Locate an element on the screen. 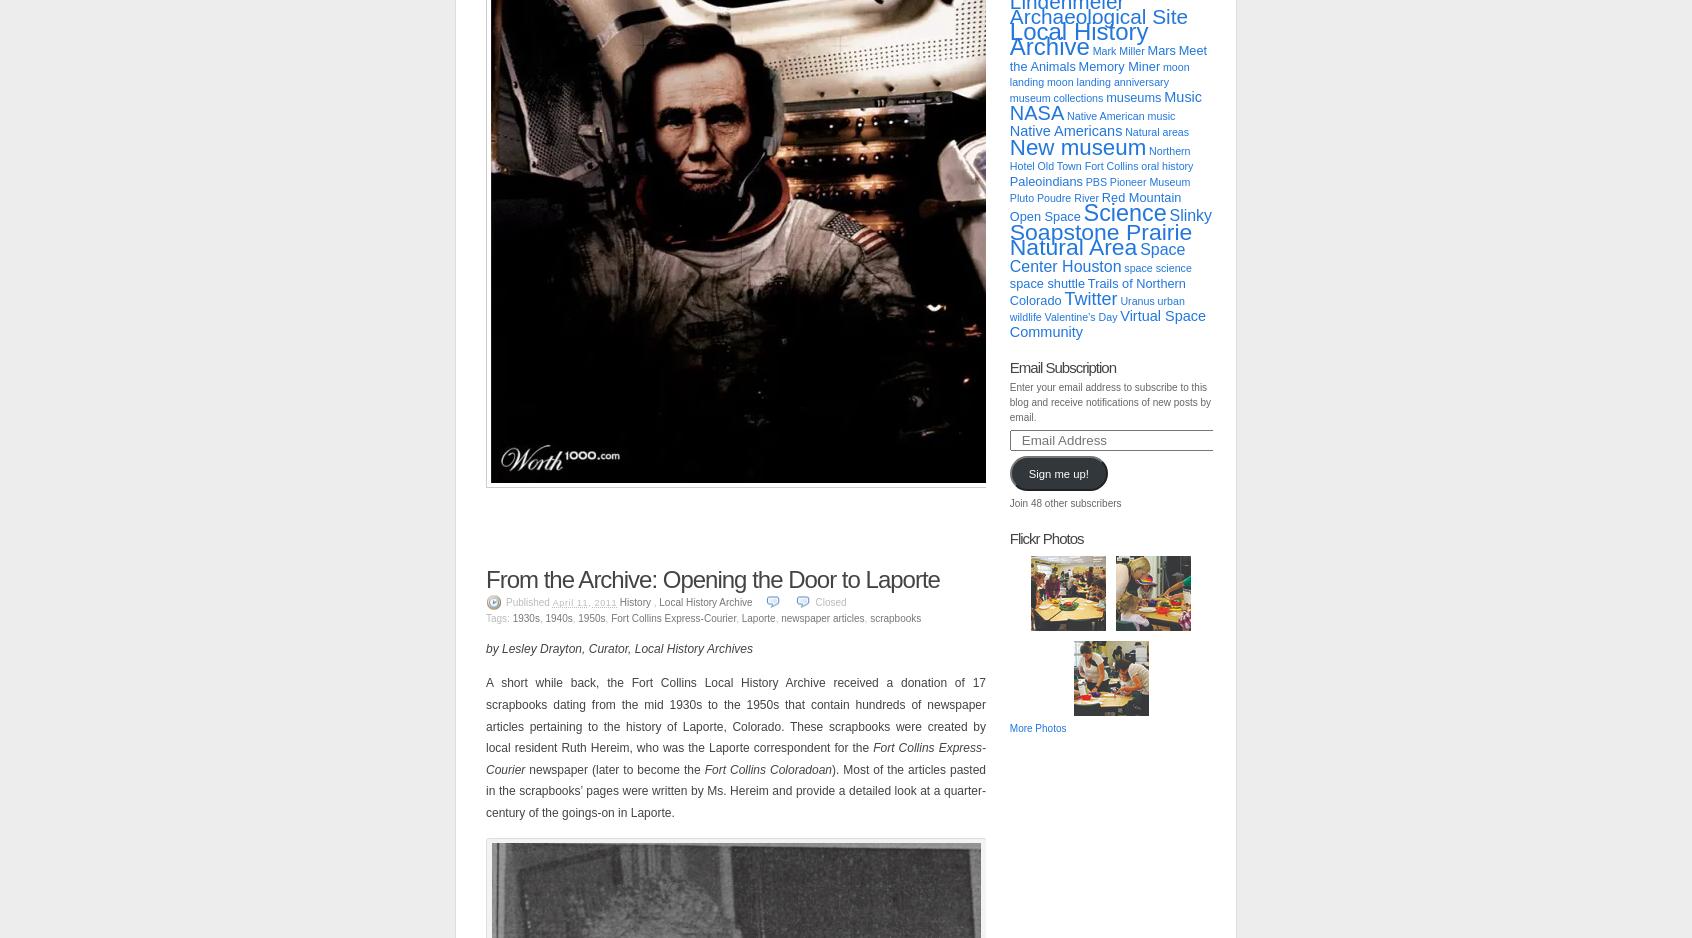  'Tags:' is located at coordinates (498, 617).